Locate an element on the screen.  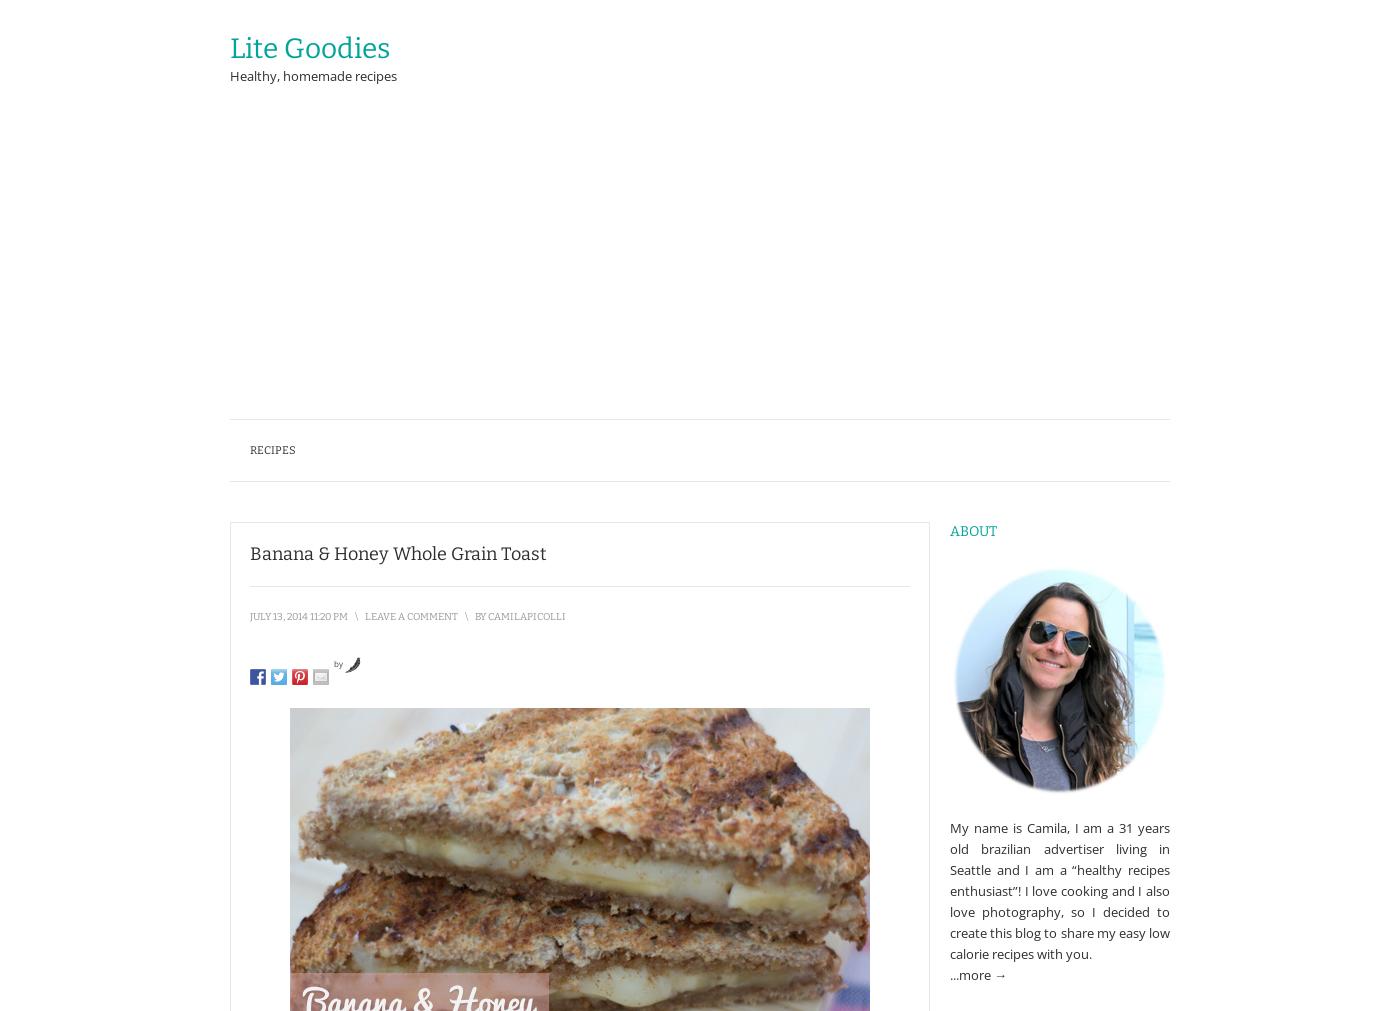
'Healthy, homemade recipes' is located at coordinates (313, 75).